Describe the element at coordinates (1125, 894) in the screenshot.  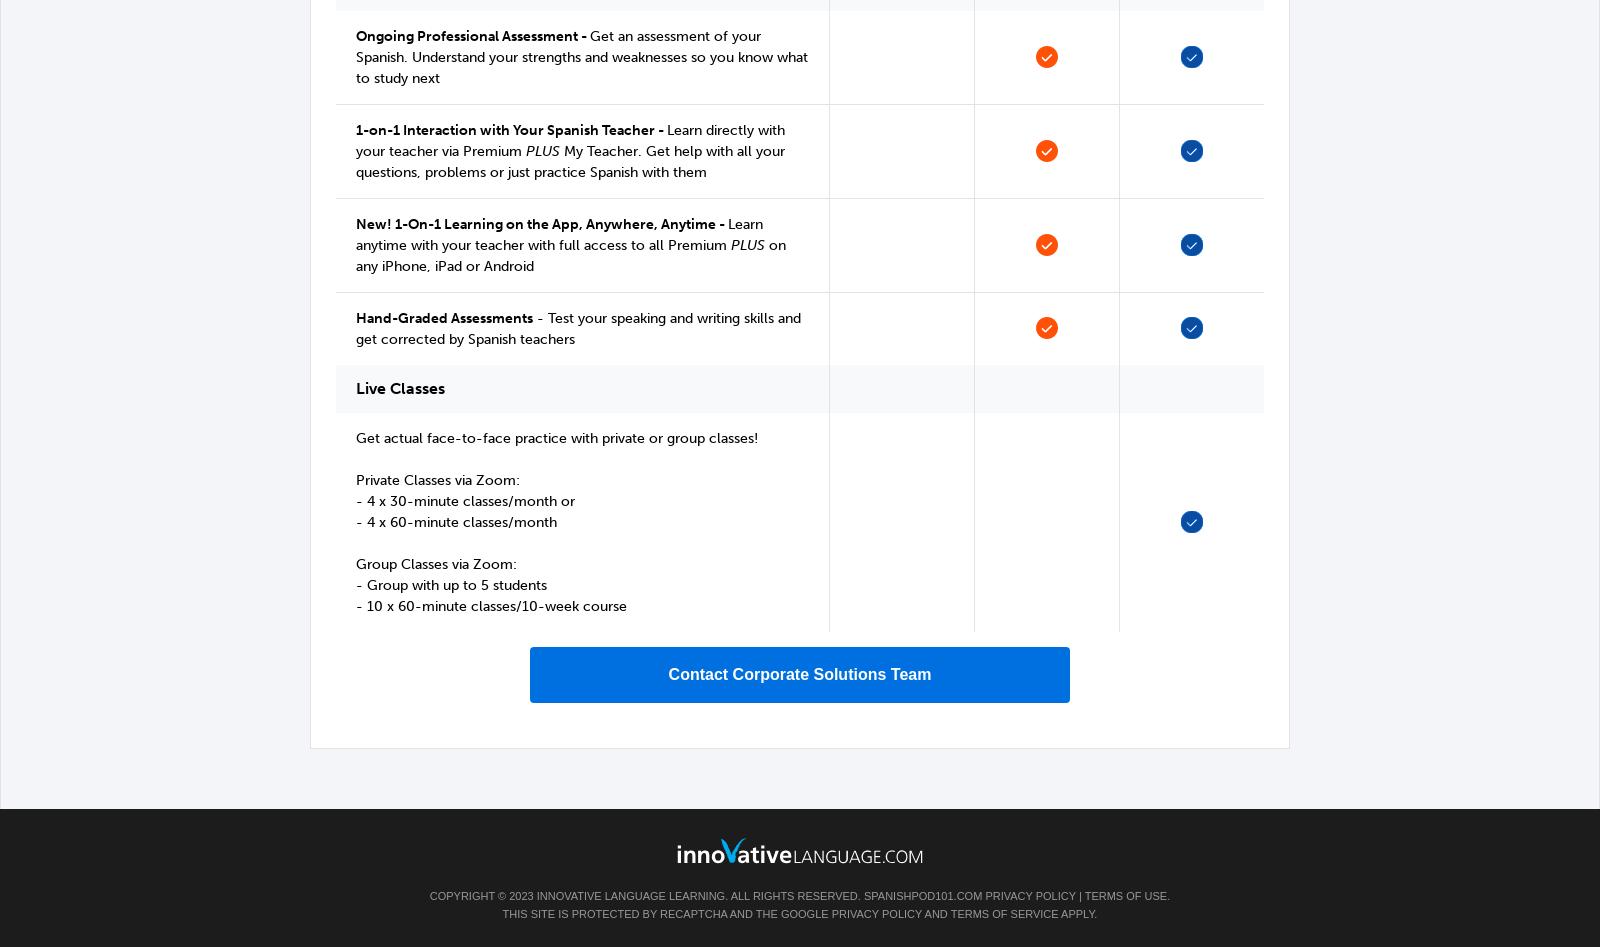
I see `'Terms of Use'` at that location.